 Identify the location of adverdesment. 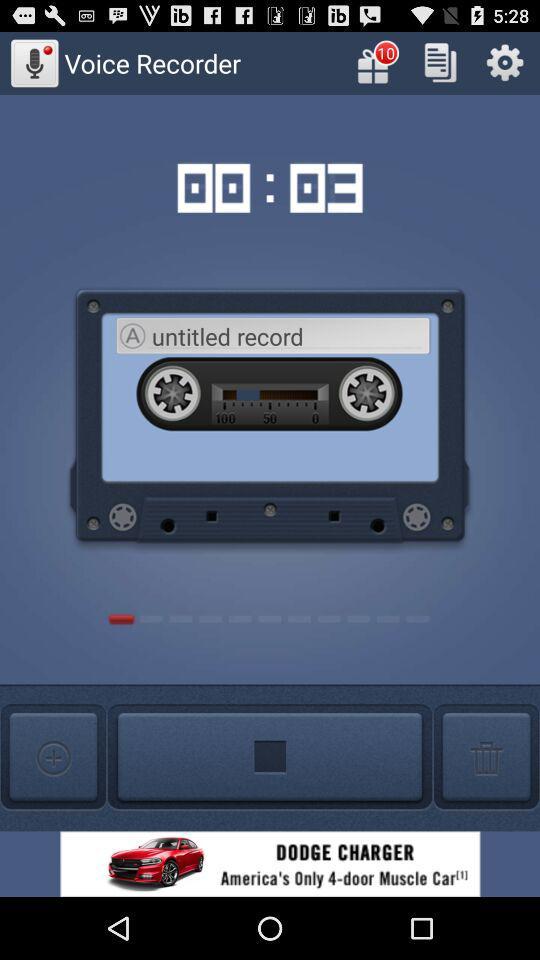
(270, 863).